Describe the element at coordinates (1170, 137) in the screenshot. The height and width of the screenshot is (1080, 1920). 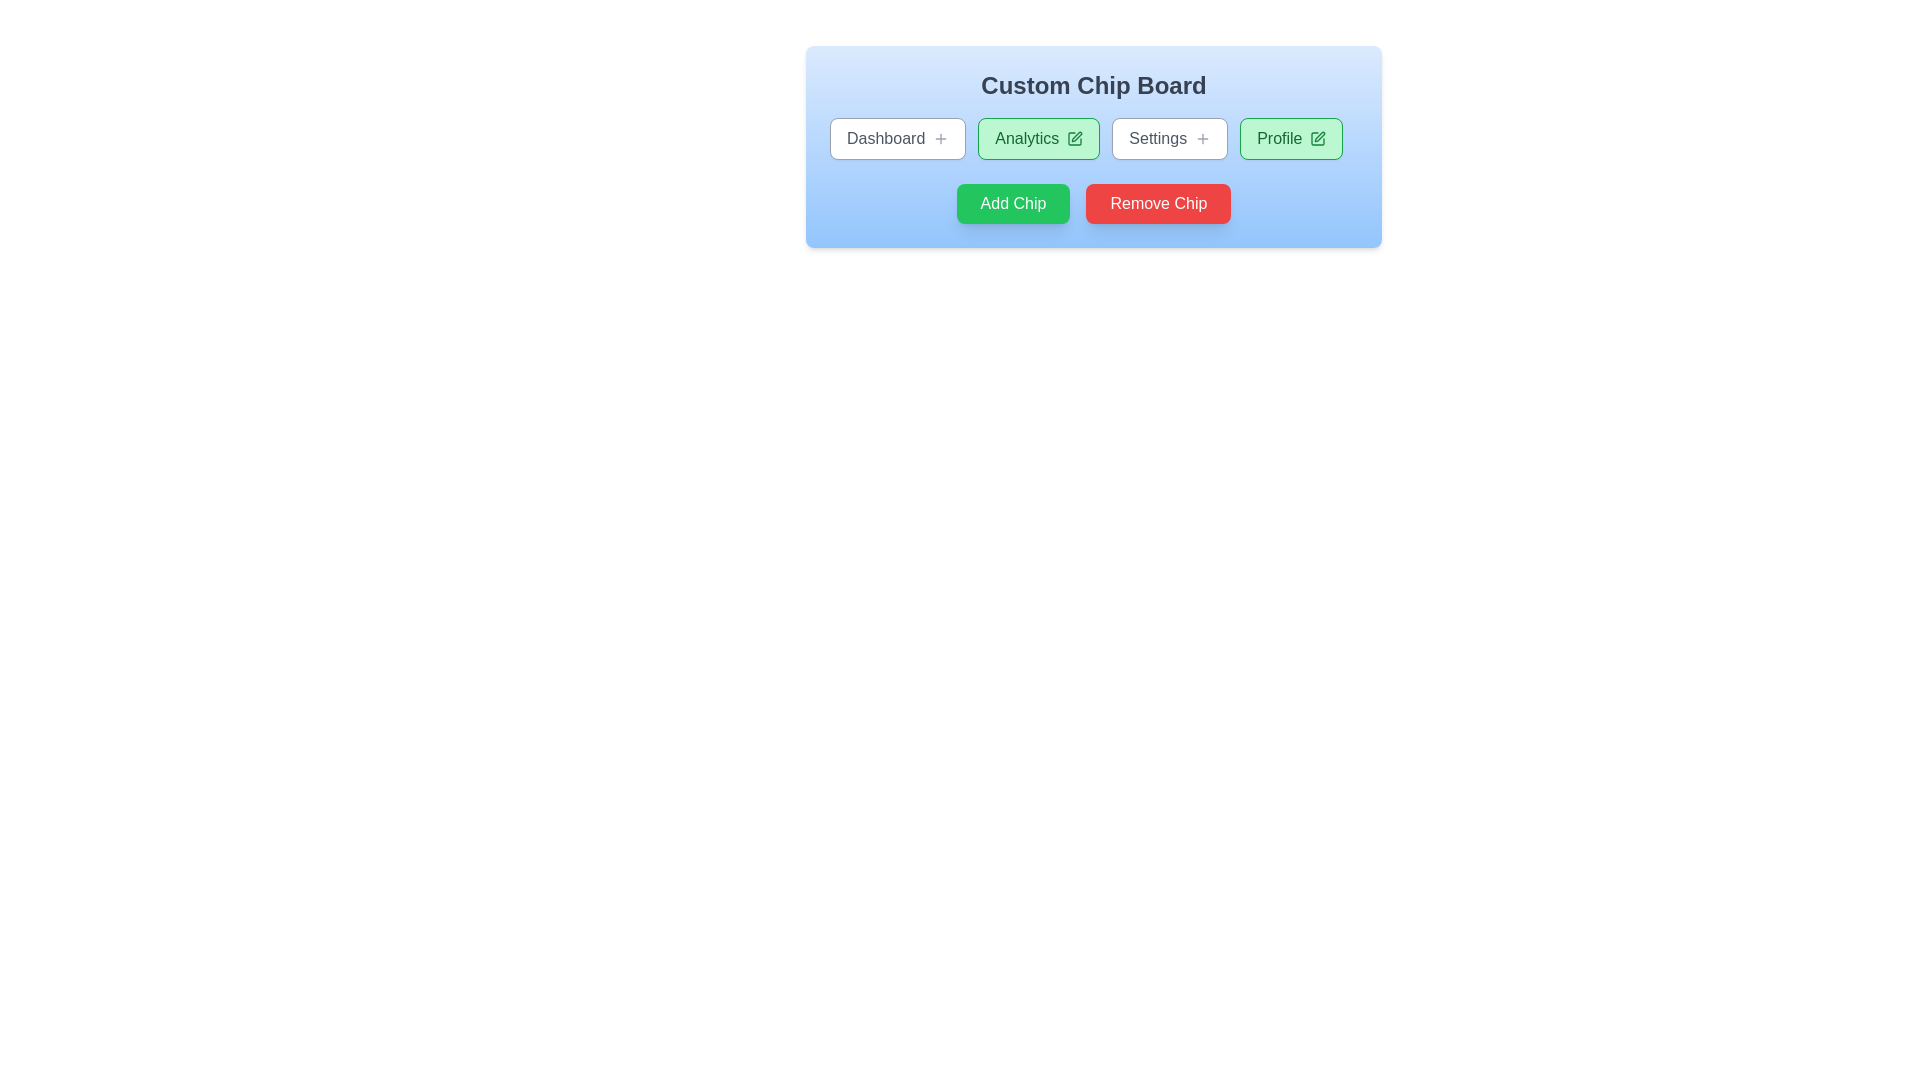
I see `the chip labeled 'Settings'` at that location.